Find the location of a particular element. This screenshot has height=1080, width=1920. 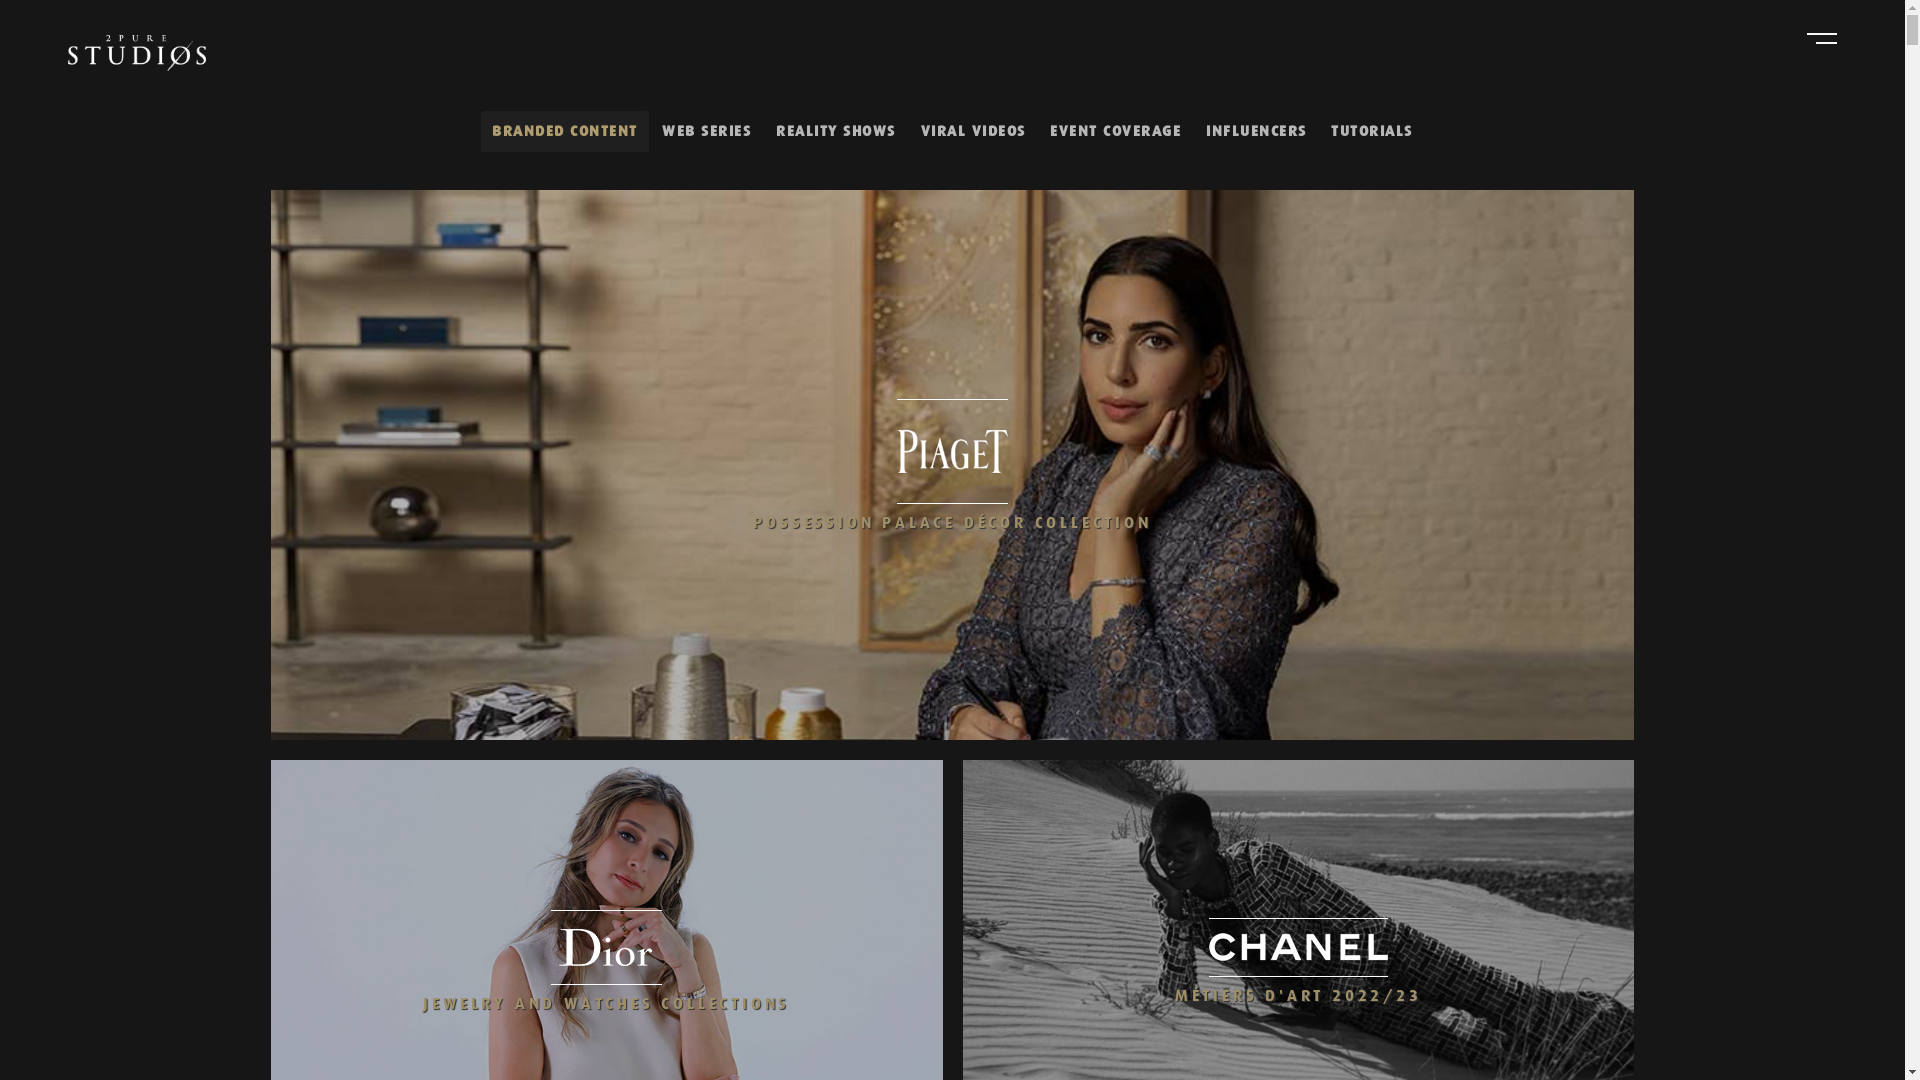

'REALITY SHOWS' is located at coordinates (835, 131).